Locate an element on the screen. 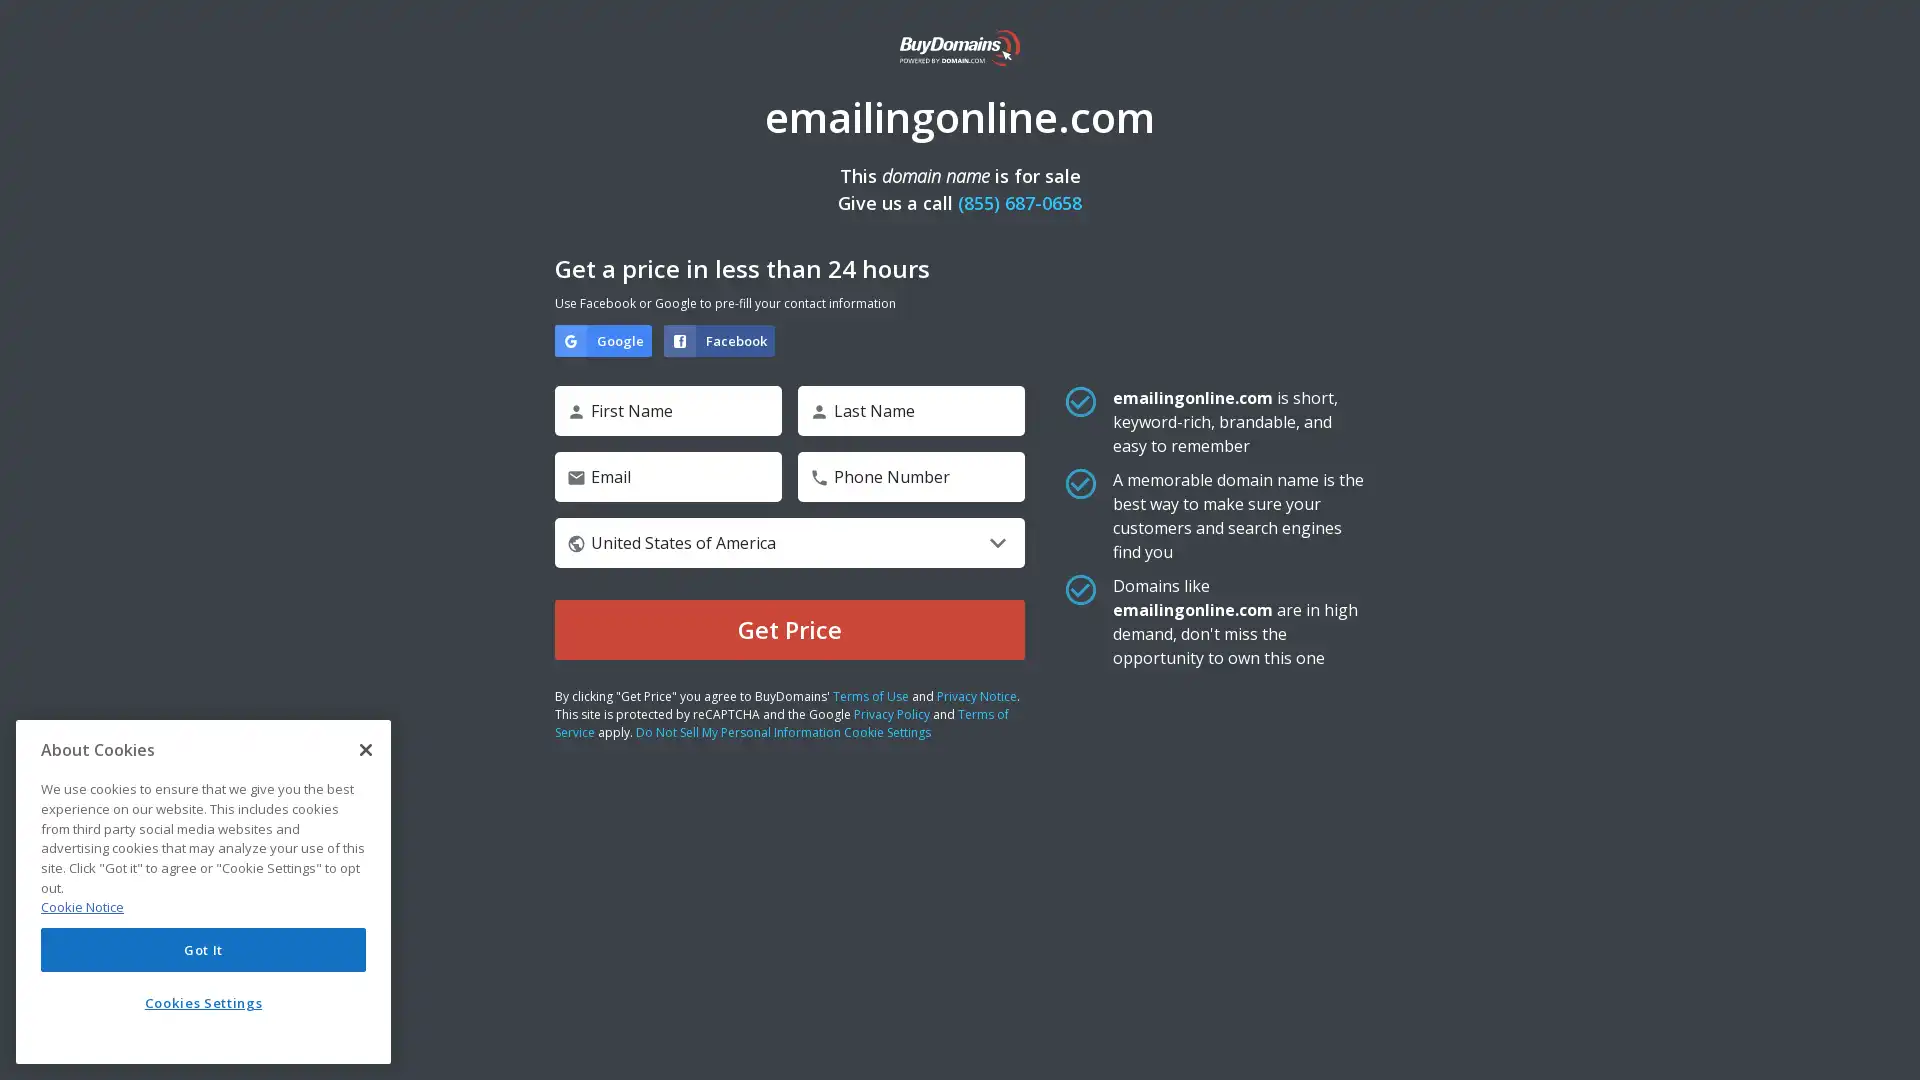 The image size is (1920, 1080). Facebook is located at coordinates (719, 339).